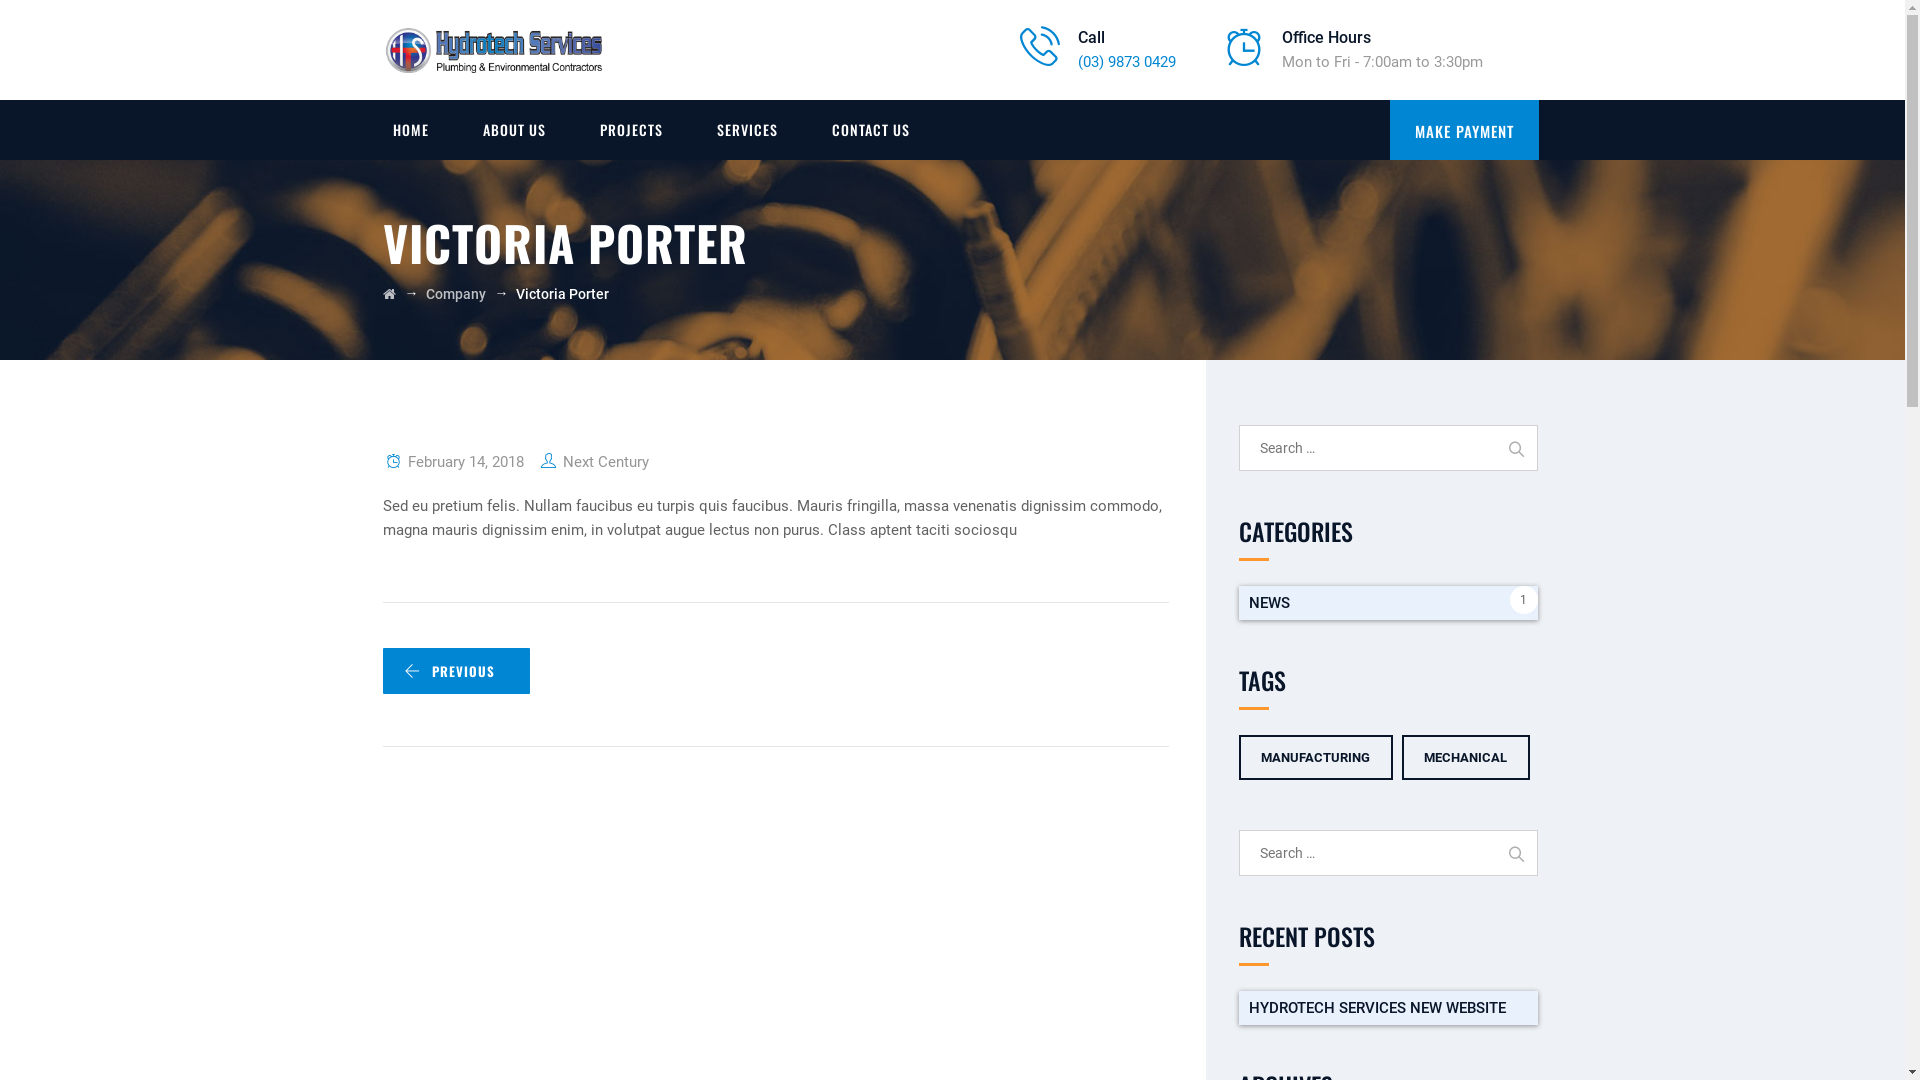 The height and width of the screenshot is (1080, 1920). I want to click on 'MANUFACTURING', so click(1315, 757).